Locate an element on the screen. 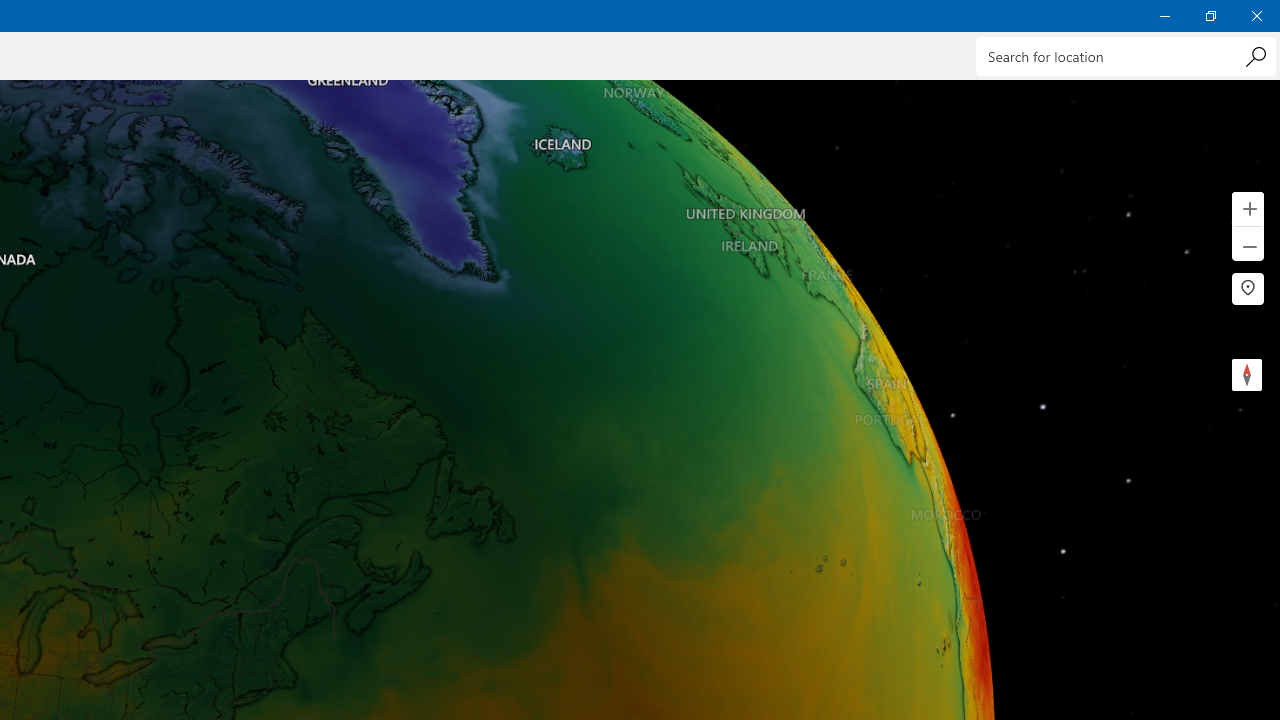 The height and width of the screenshot is (720, 1280). 'Close Weather' is located at coordinates (1255, 15).